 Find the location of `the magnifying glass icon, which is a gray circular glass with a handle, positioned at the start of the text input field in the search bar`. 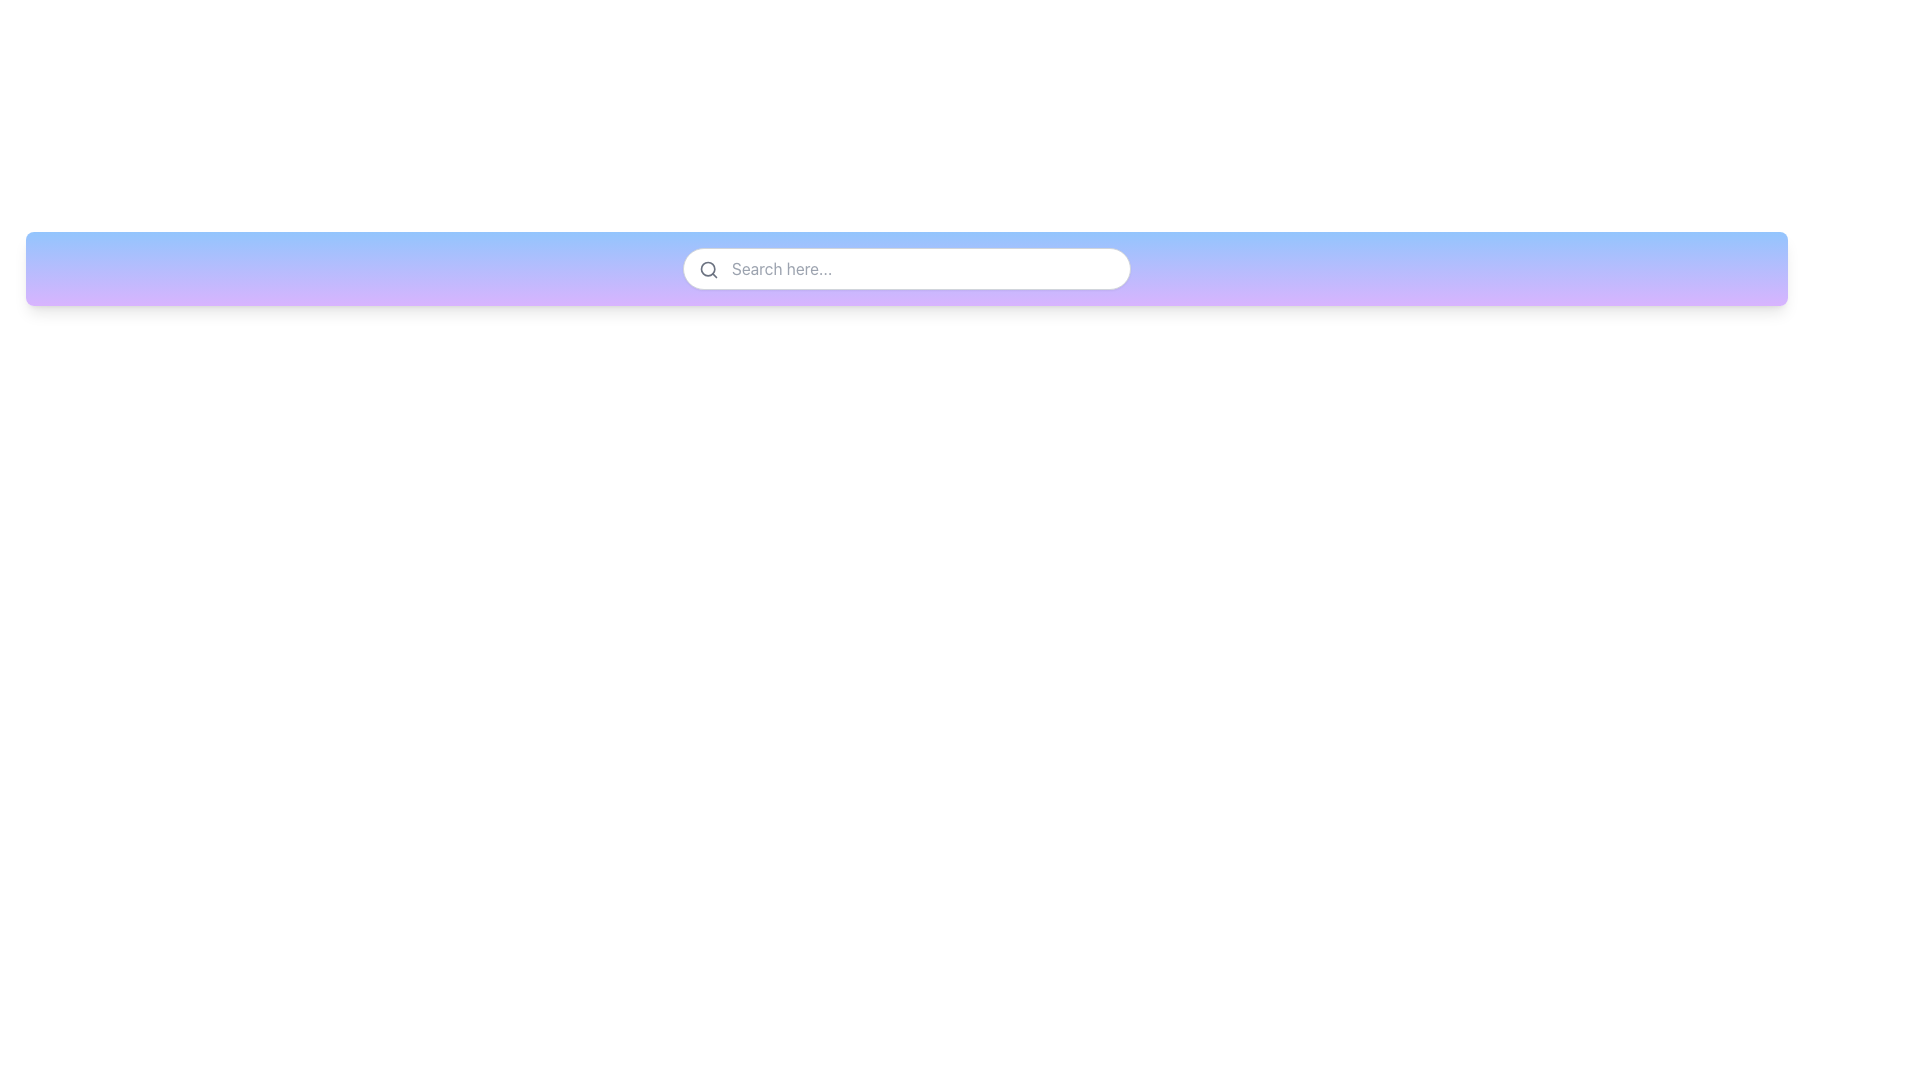

the magnifying glass icon, which is a gray circular glass with a handle, positioned at the start of the text input field in the search bar is located at coordinates (709, 270).